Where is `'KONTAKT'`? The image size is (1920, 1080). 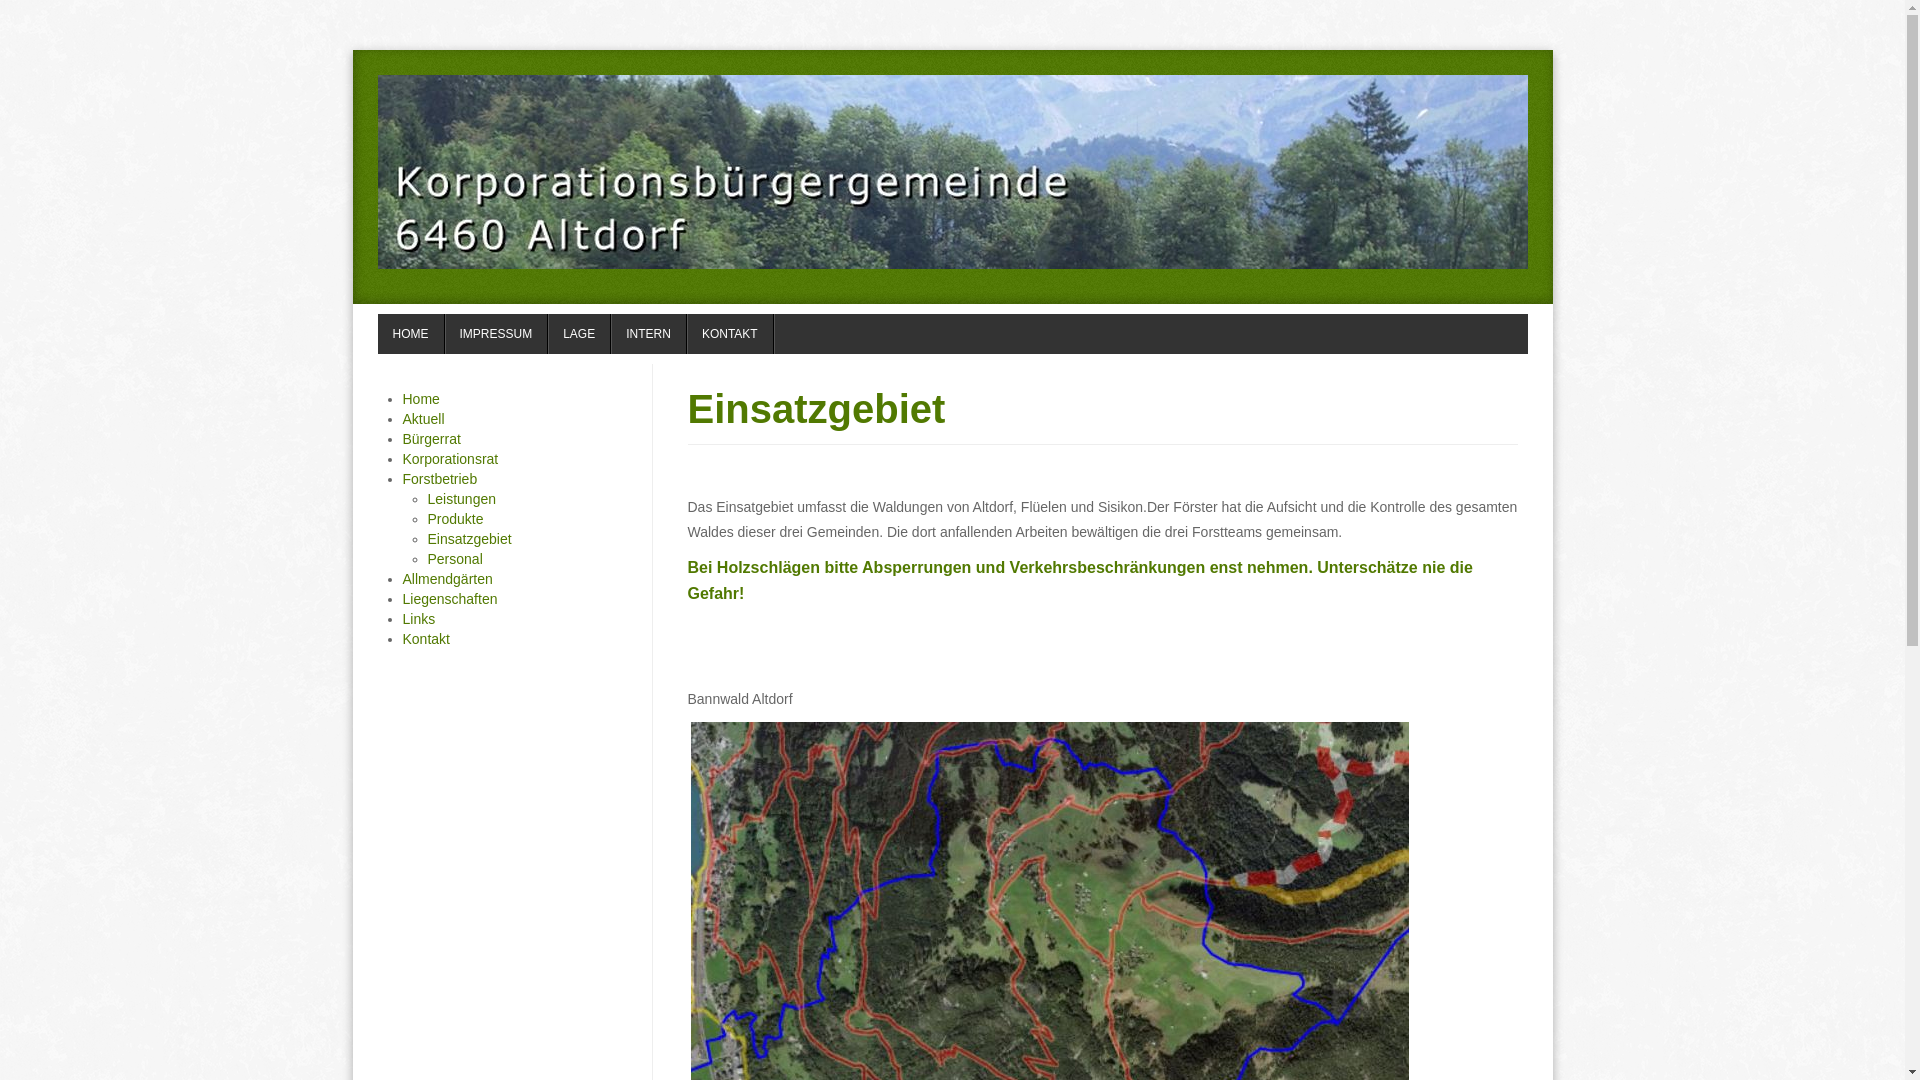
'KONTAKT' is located at coordinates (729, 333).